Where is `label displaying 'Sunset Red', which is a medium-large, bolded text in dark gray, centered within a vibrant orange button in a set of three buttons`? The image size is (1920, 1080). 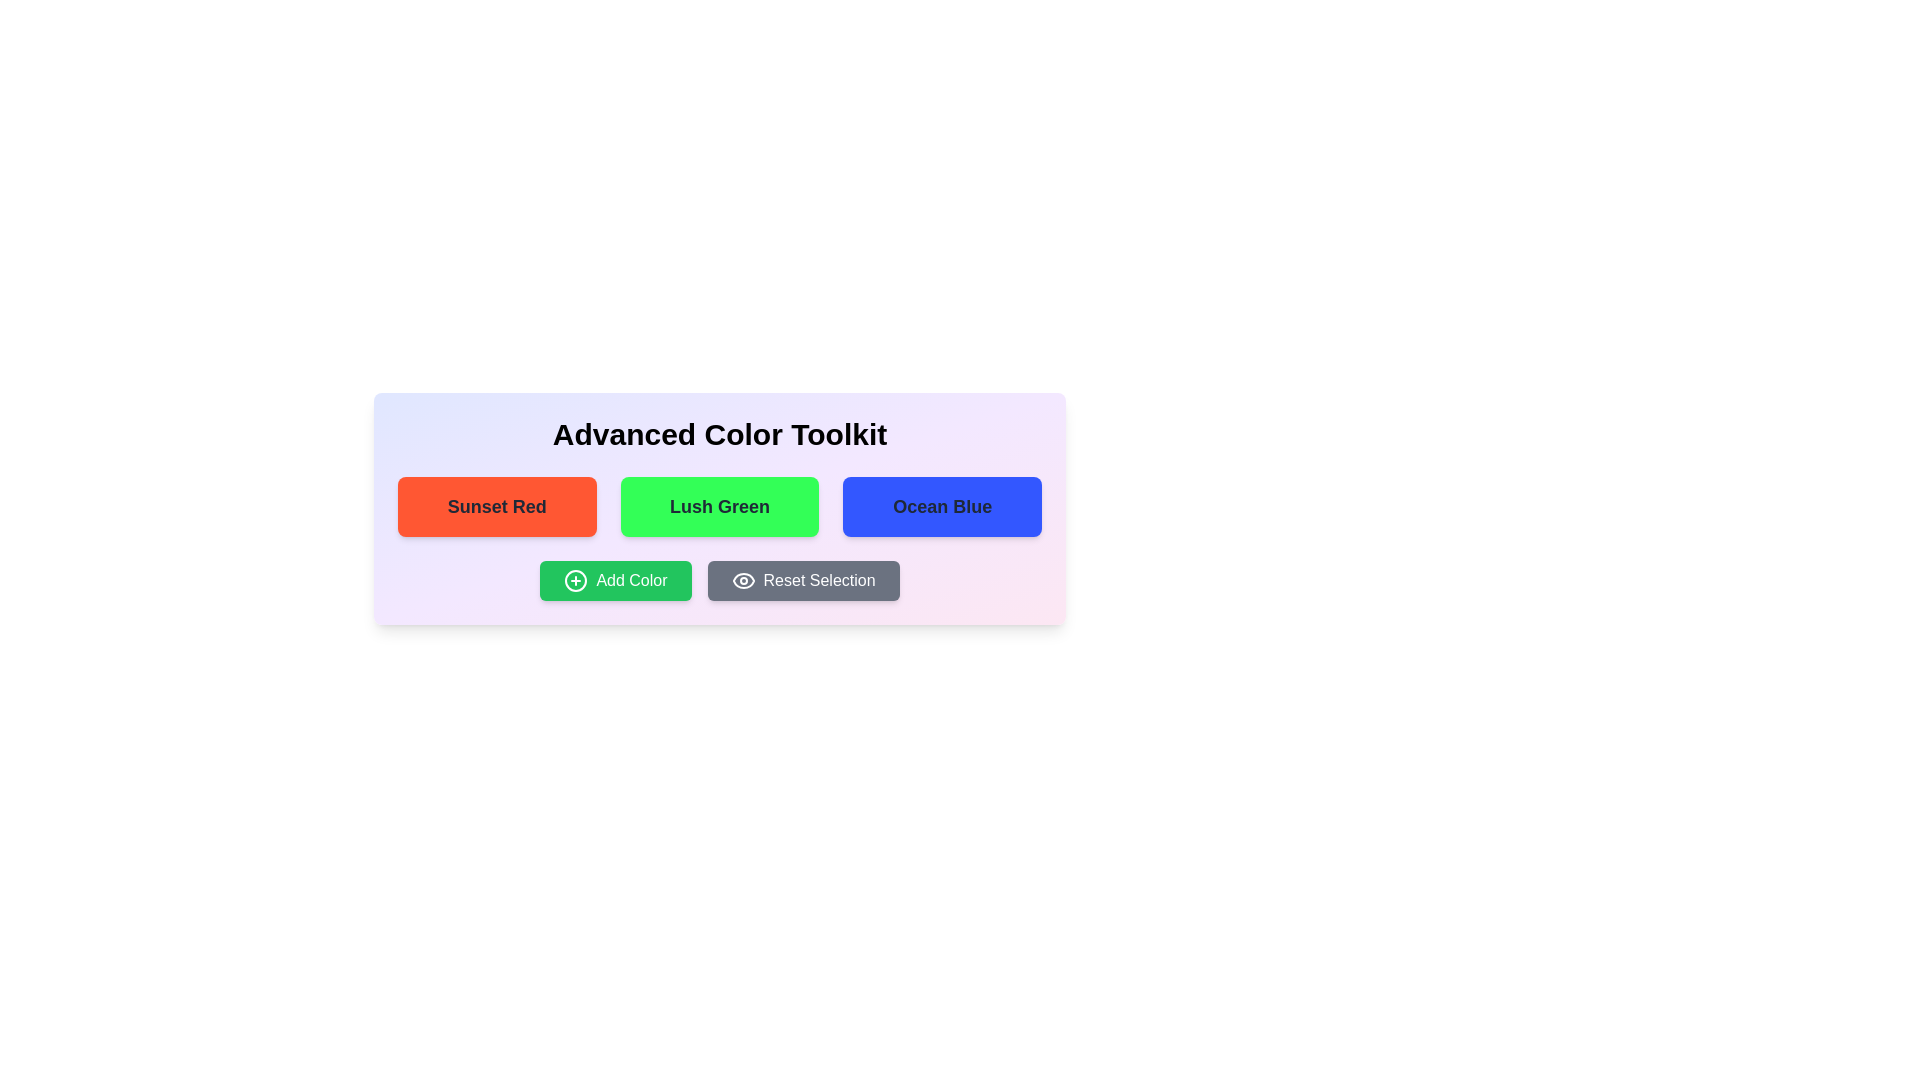 label displaying 'Sunset Red', which is a medium-large, bolded text in dark gray, centered within a vibrant orange button in a set of three buttons is located at coordinates (497, 505).